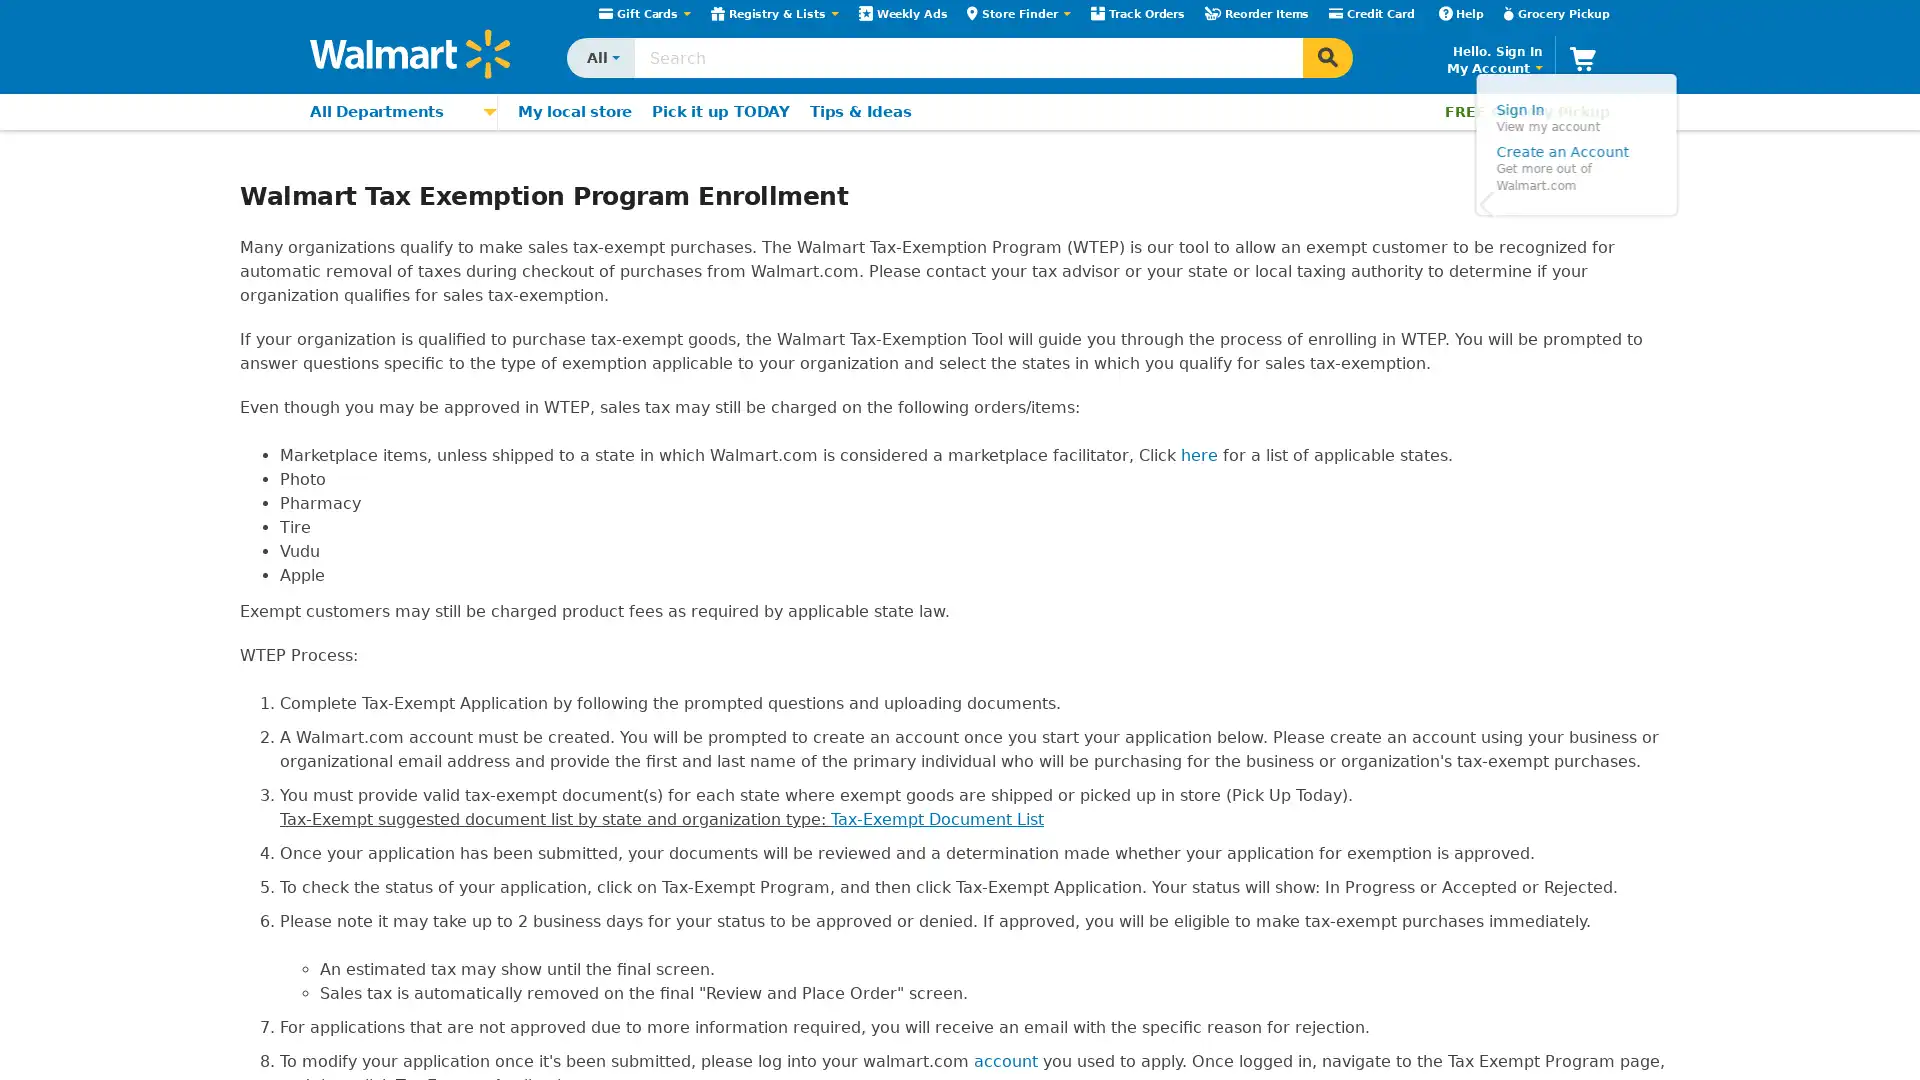 The width and height of the screenshot is (1920, 1080). Describe the element at coordinates (388, 342) in the screenshot. I see `Baby` at that location.